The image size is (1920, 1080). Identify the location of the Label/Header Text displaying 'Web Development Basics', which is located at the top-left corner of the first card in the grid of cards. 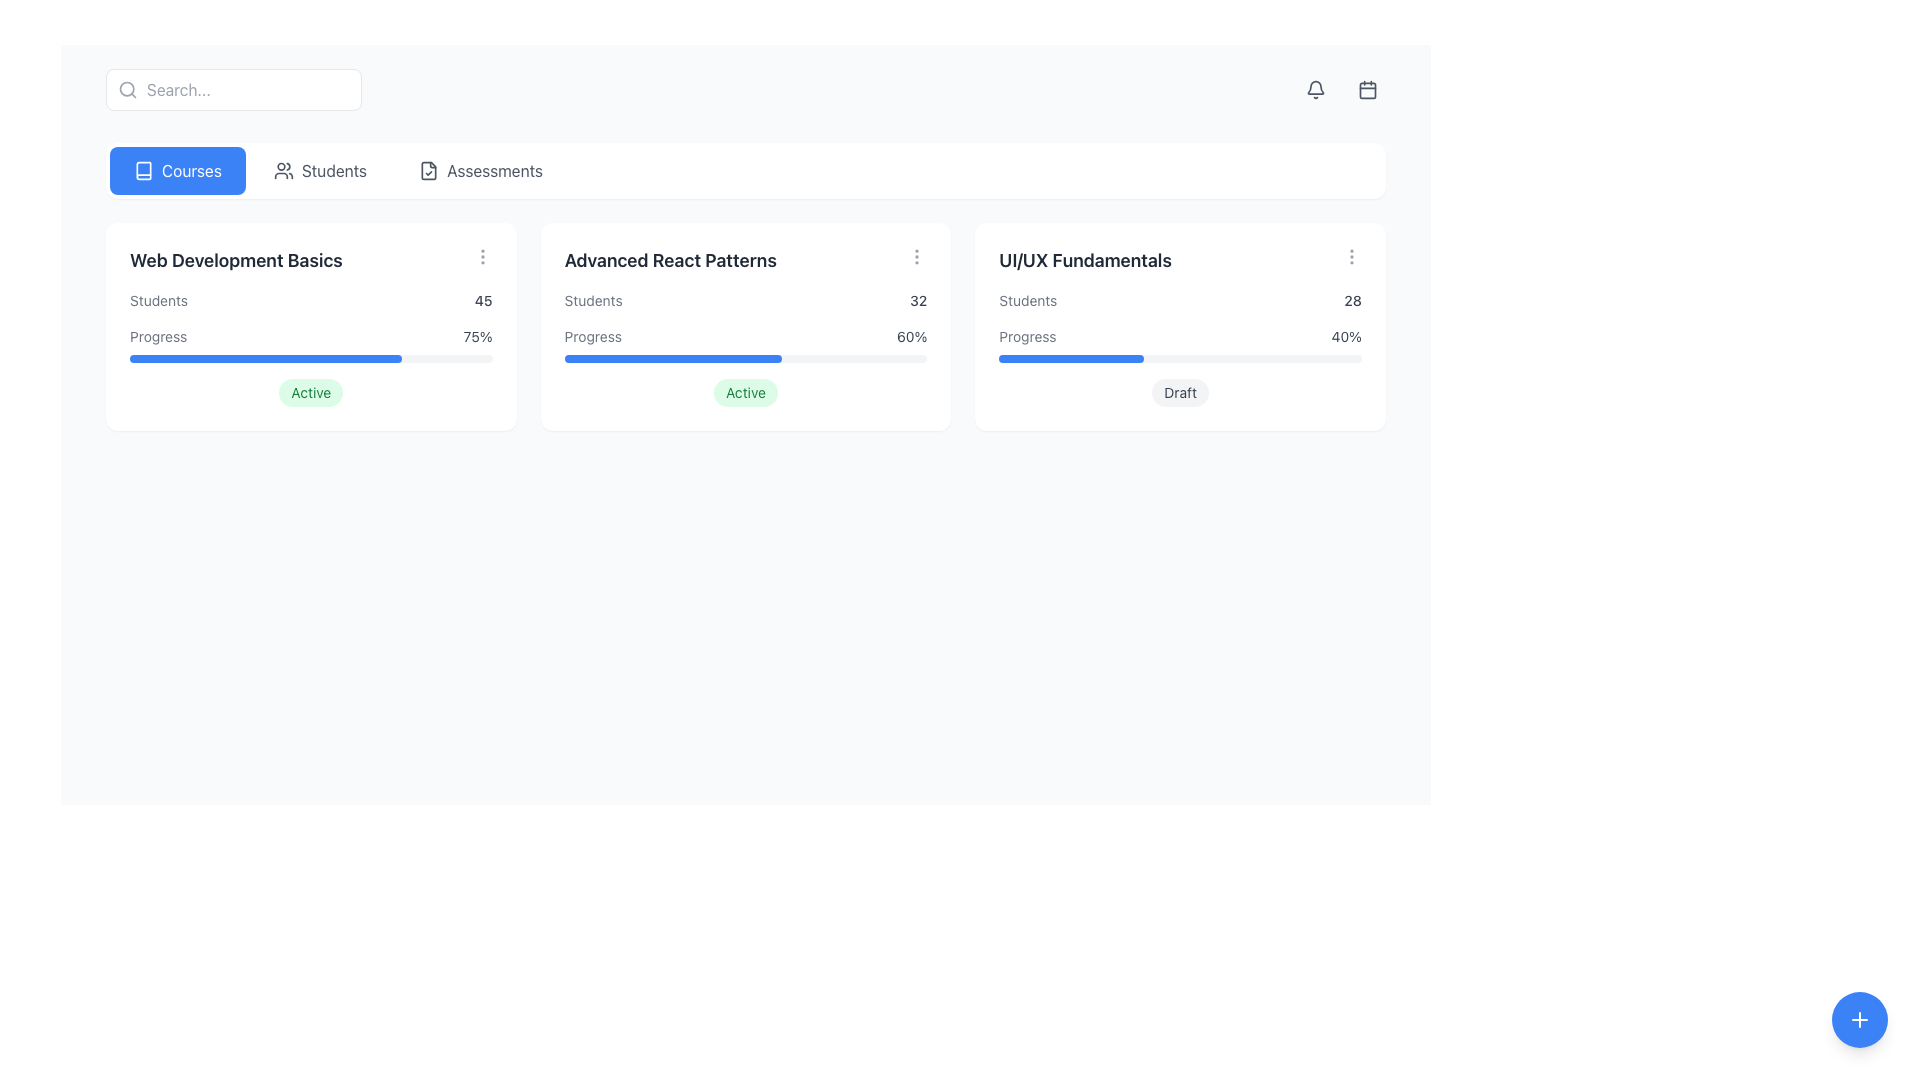
(310, 260).